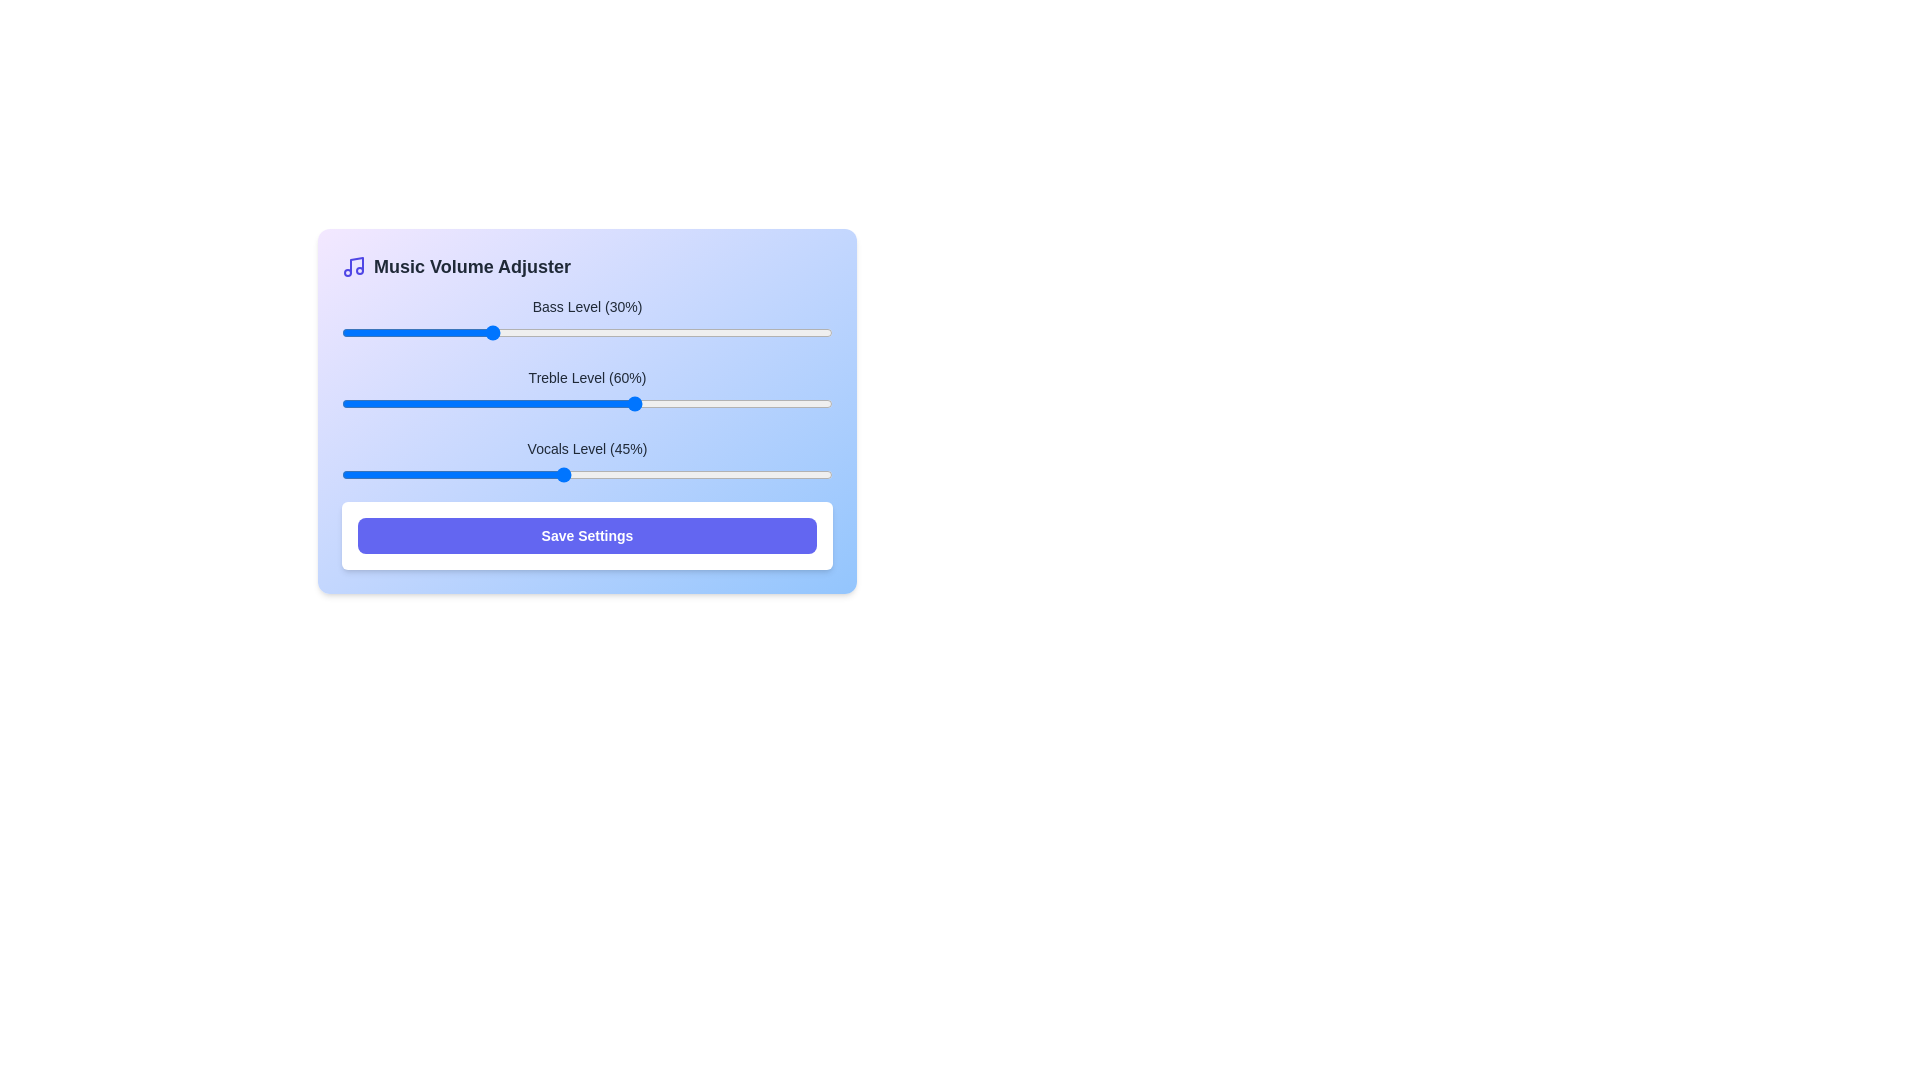 The image size is (1920, 1080). Describe the element at coordinates (548, 331) in the screenshot. I see `the bass level` at that location.